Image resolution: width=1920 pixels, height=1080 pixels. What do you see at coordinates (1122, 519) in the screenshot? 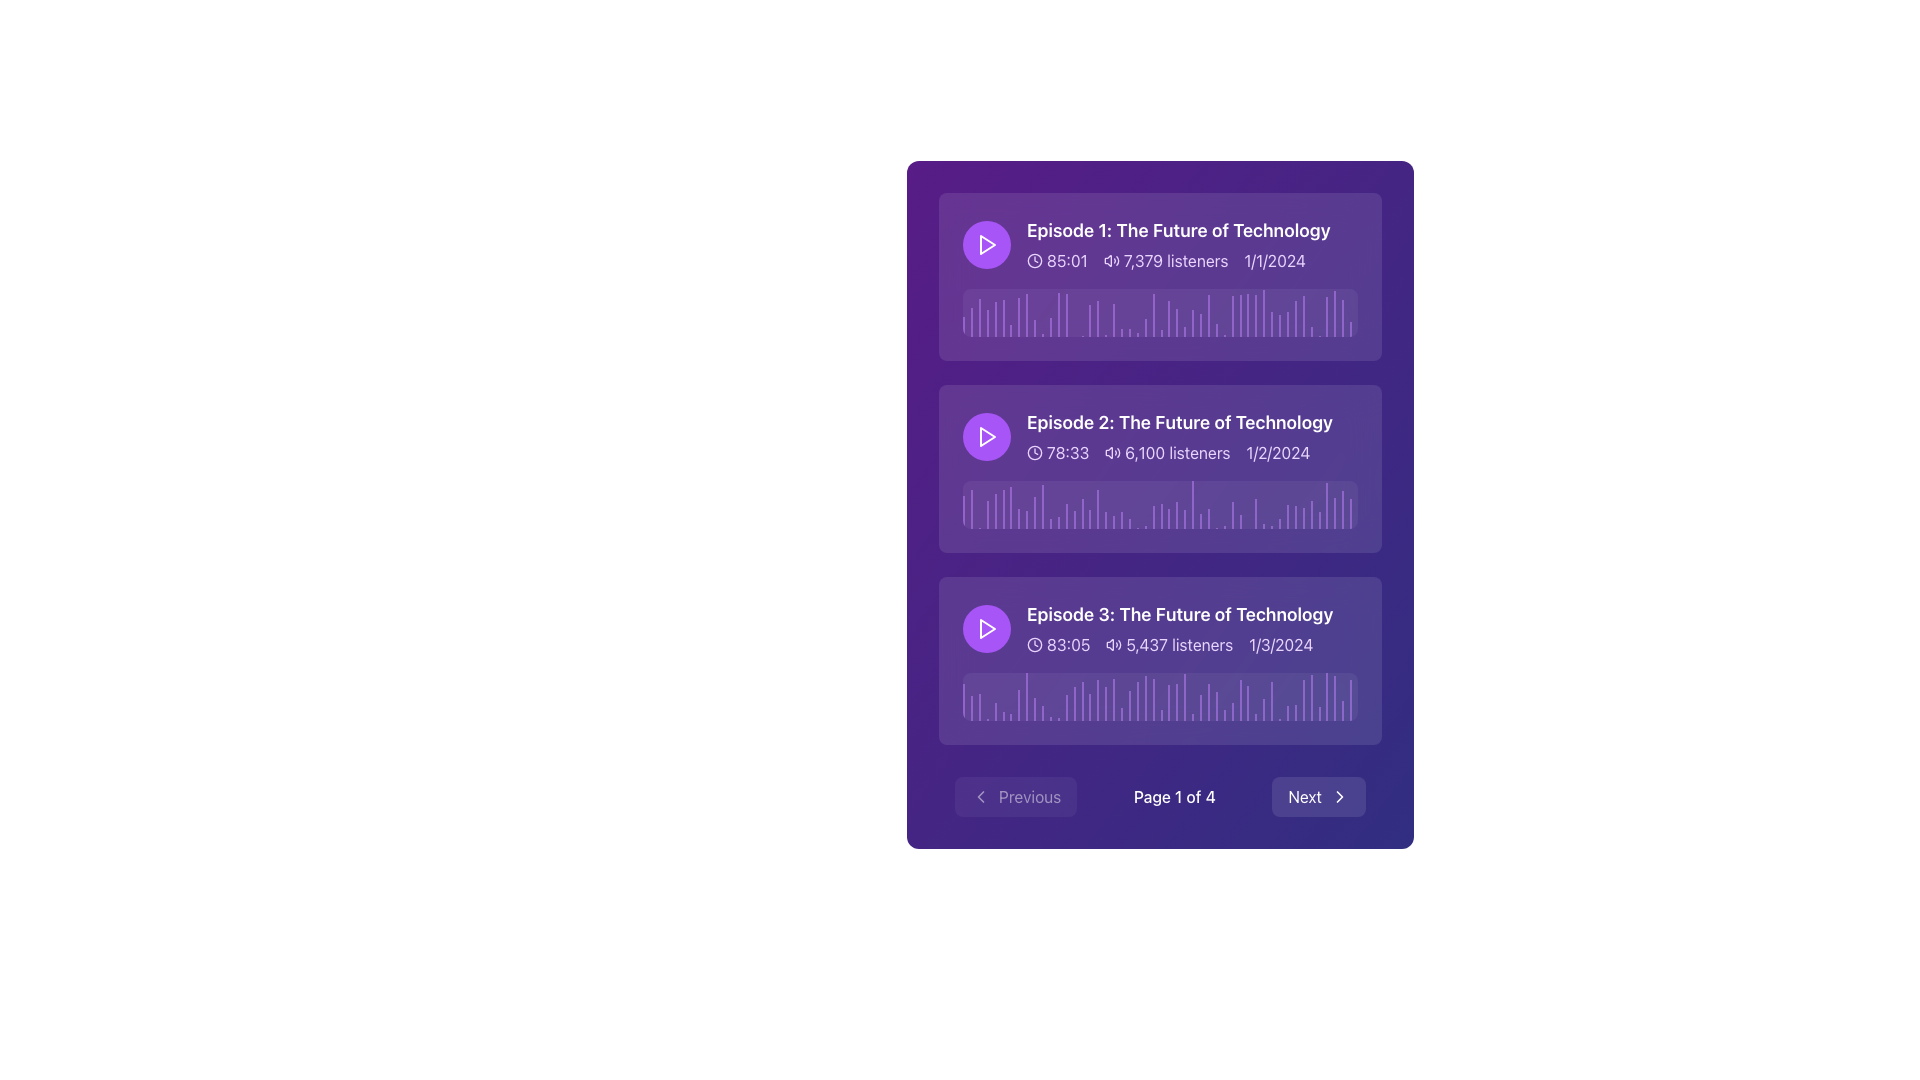
I see `the 21st decorative graphical bar in the waveform visualization within the 'Episode 2: The Future of Technology' card` at bounding box center [1122, 519].